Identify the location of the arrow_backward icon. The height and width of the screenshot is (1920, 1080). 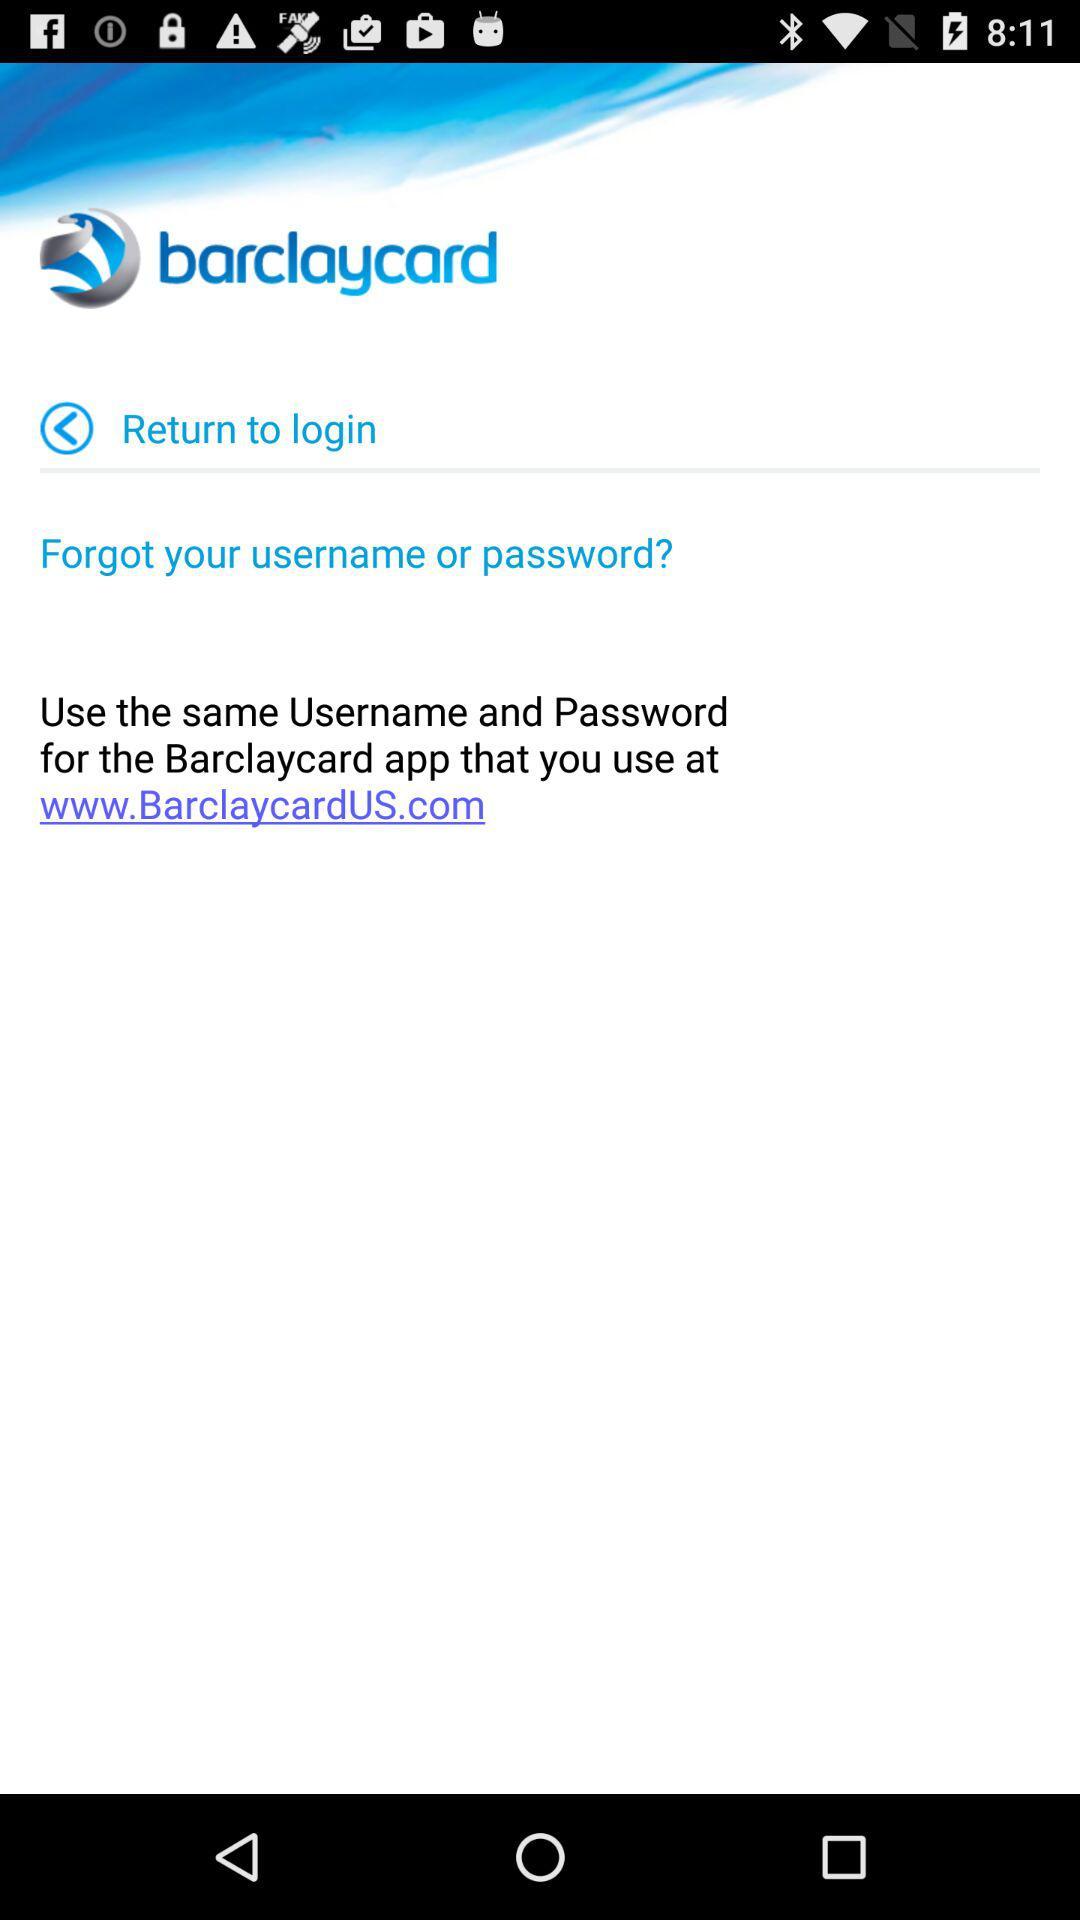
(66, 456).